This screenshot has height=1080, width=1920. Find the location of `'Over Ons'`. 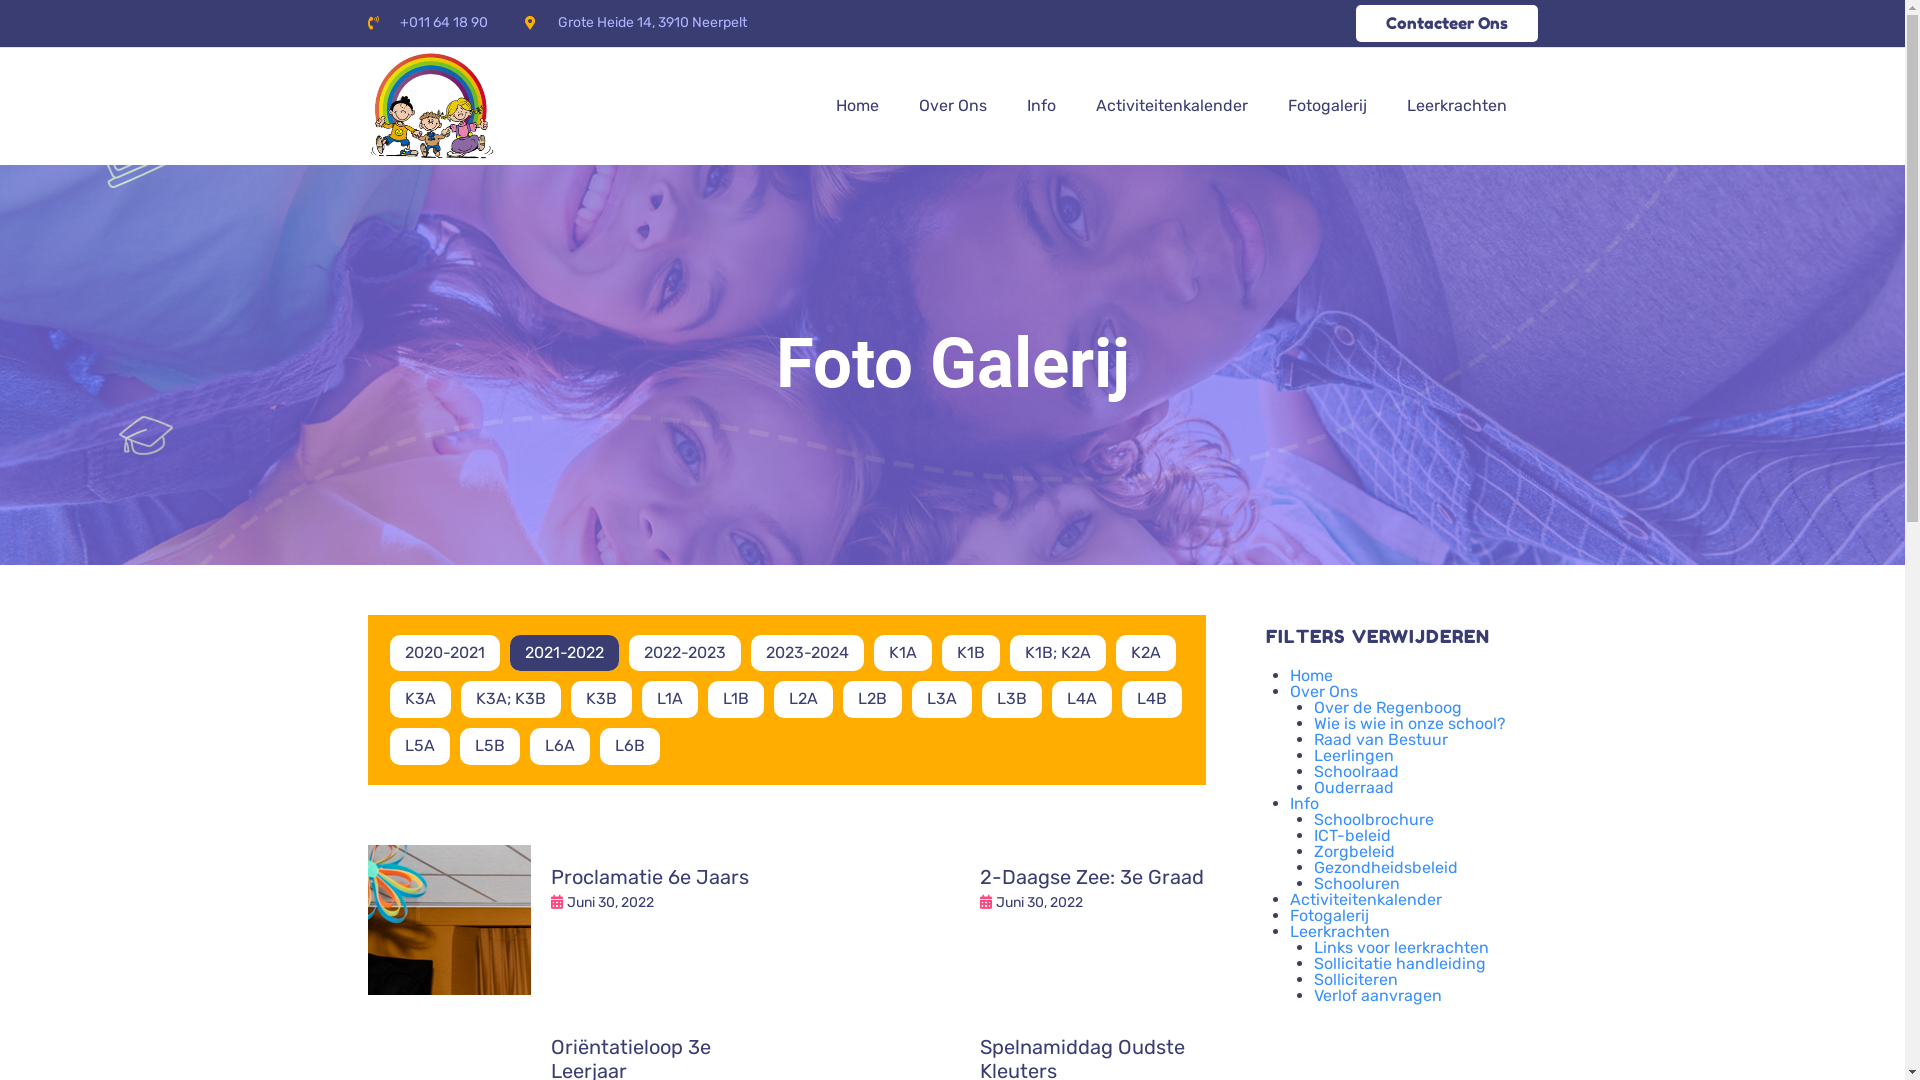

'Over Ons' is located at coordinates (952, 105).